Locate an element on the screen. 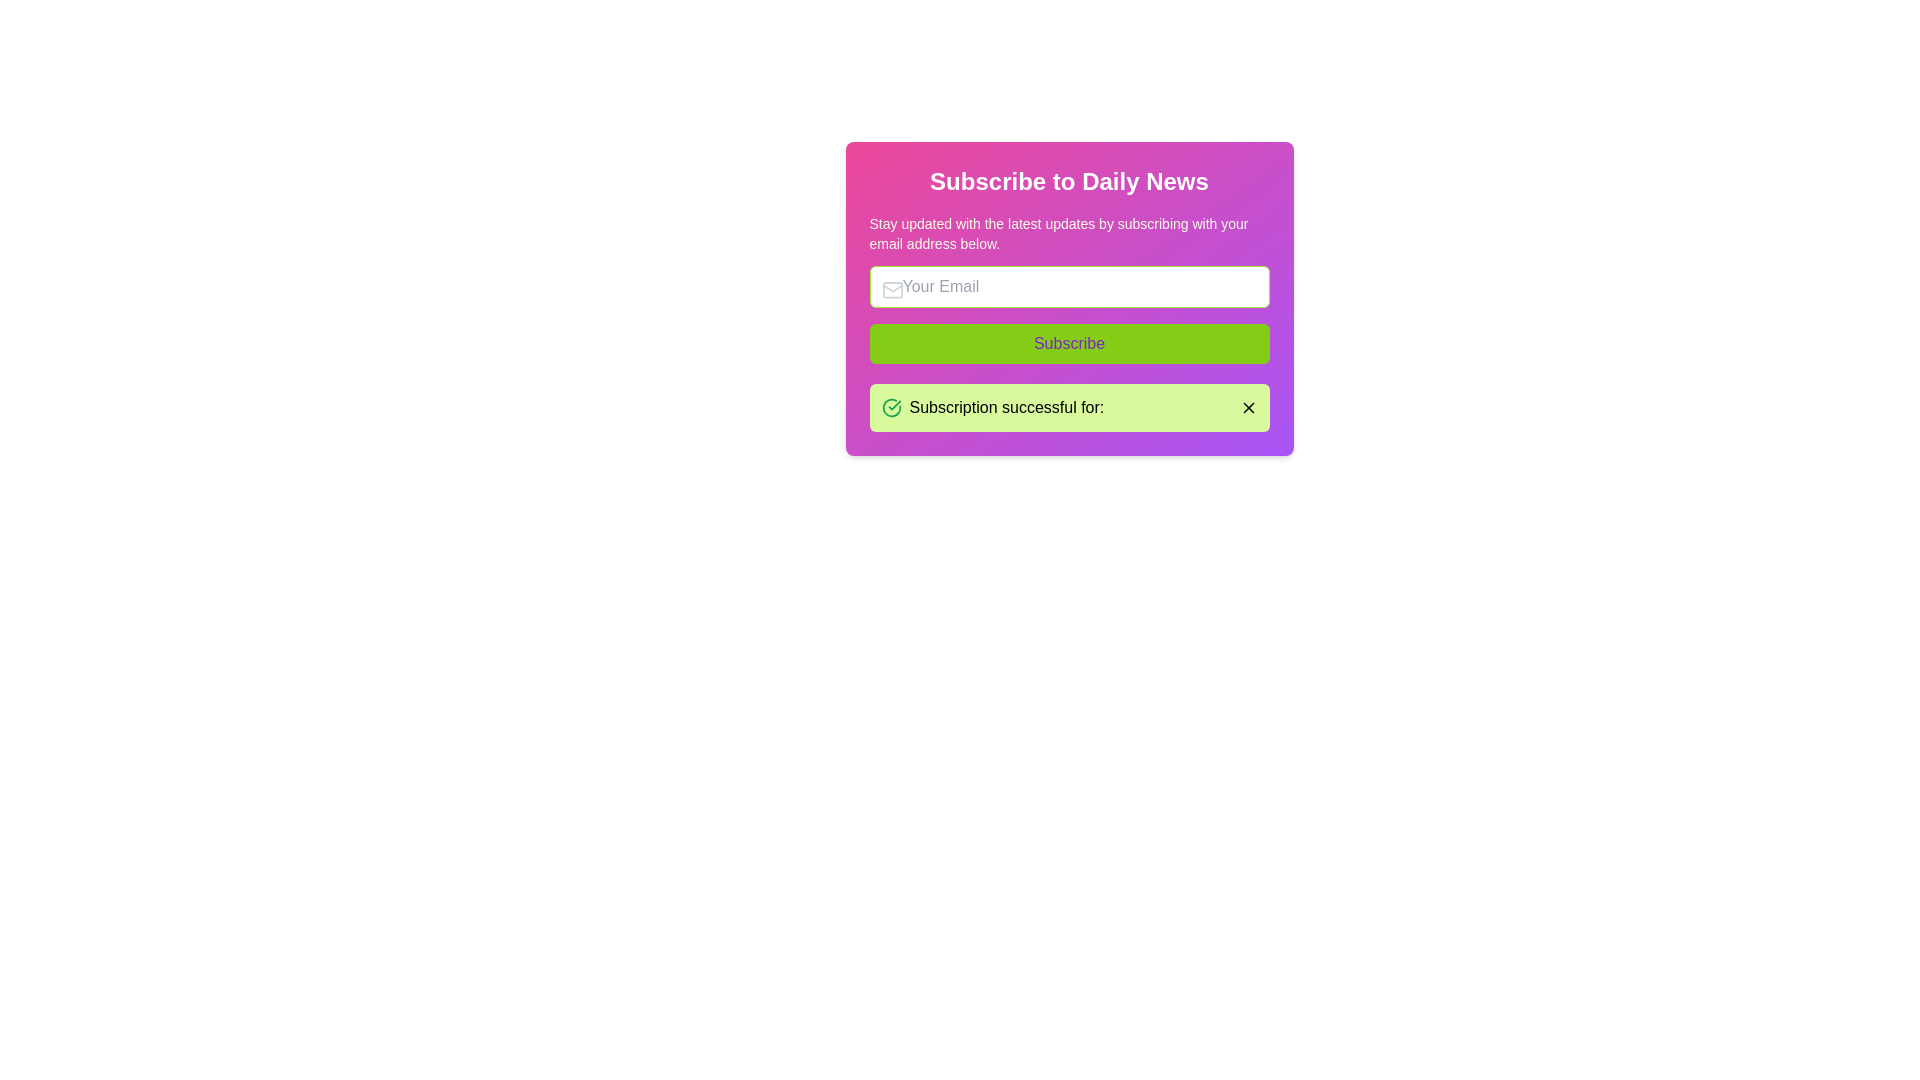 Image resolution: width=1920 pixels, height=1080 pixels. the dismiss button located at the far right of the message box stating 'Subscription successful for:' is located at coordinates (1247, 407).